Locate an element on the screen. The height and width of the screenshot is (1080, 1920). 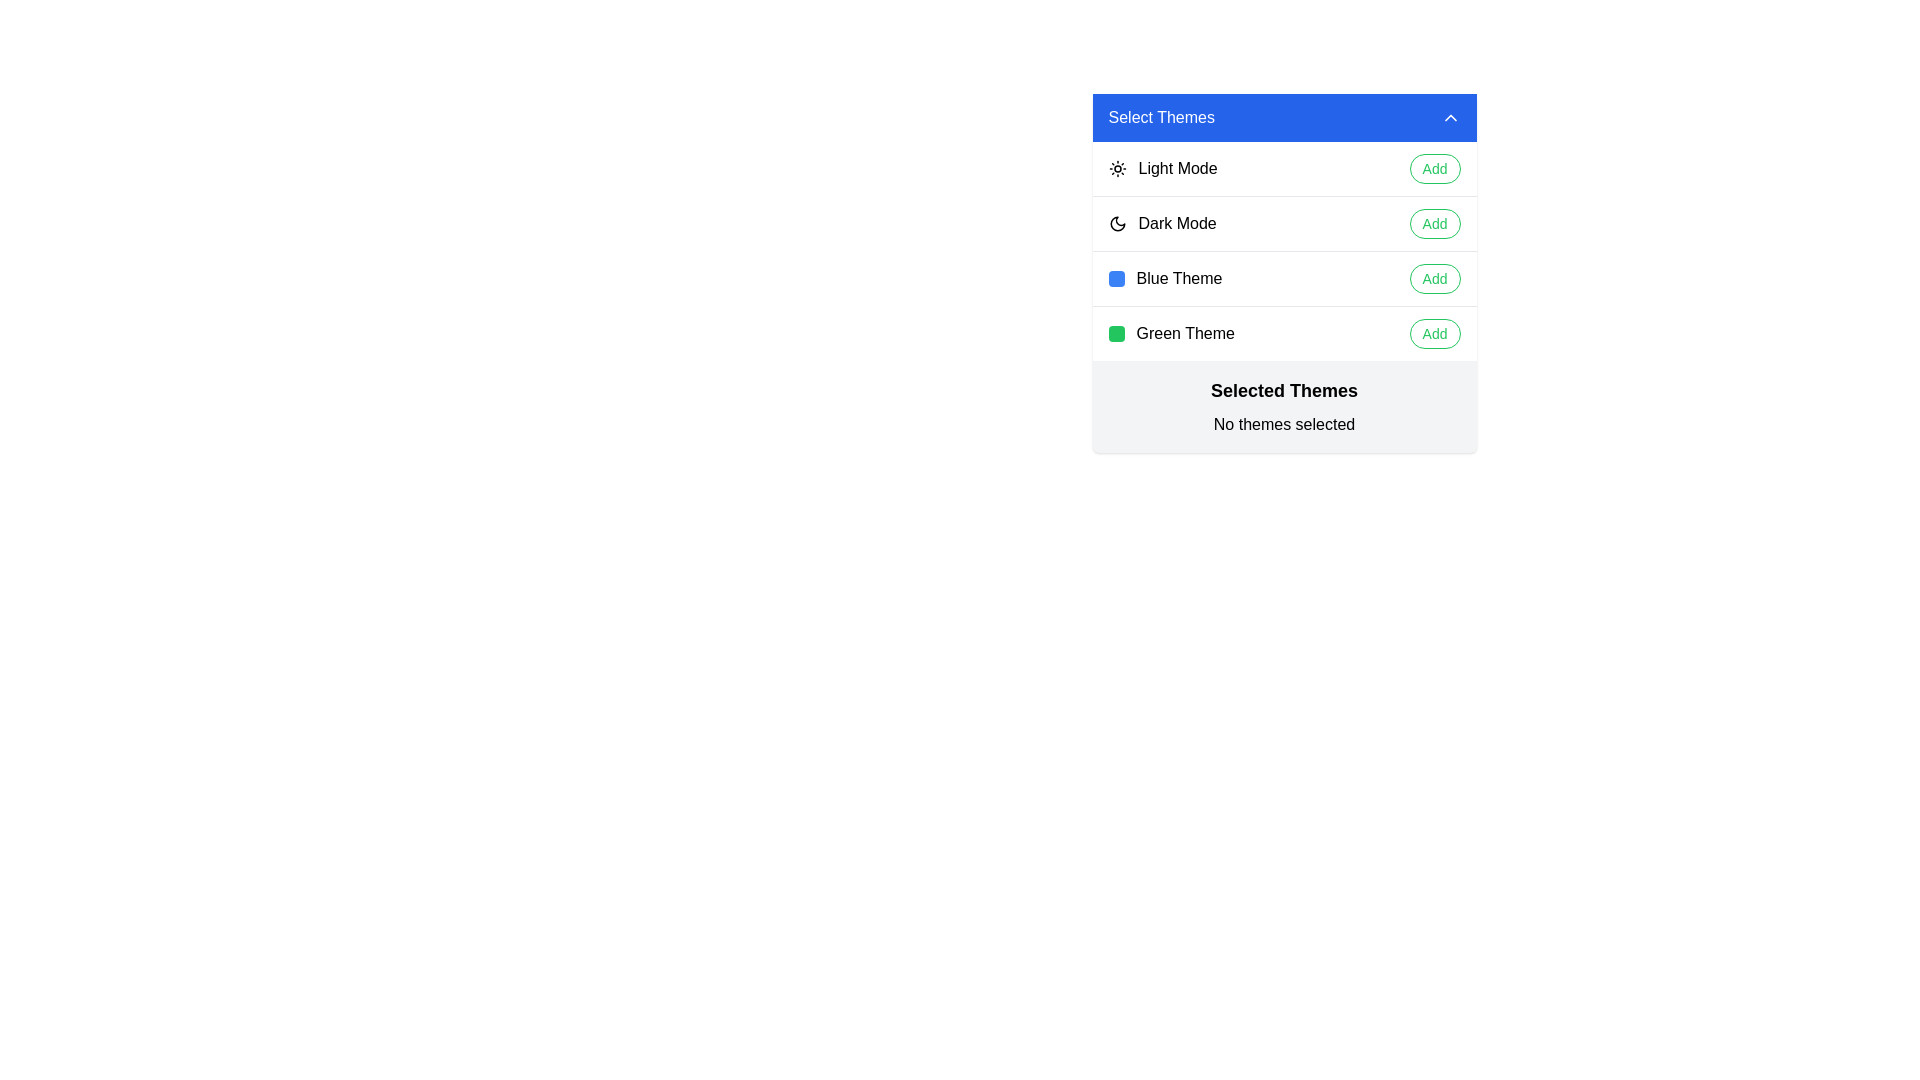
the 'dark mode' icon located to the left of the 'Dark Mode' text in the 'Select Themes' section is located at coordinates (1116, 223).